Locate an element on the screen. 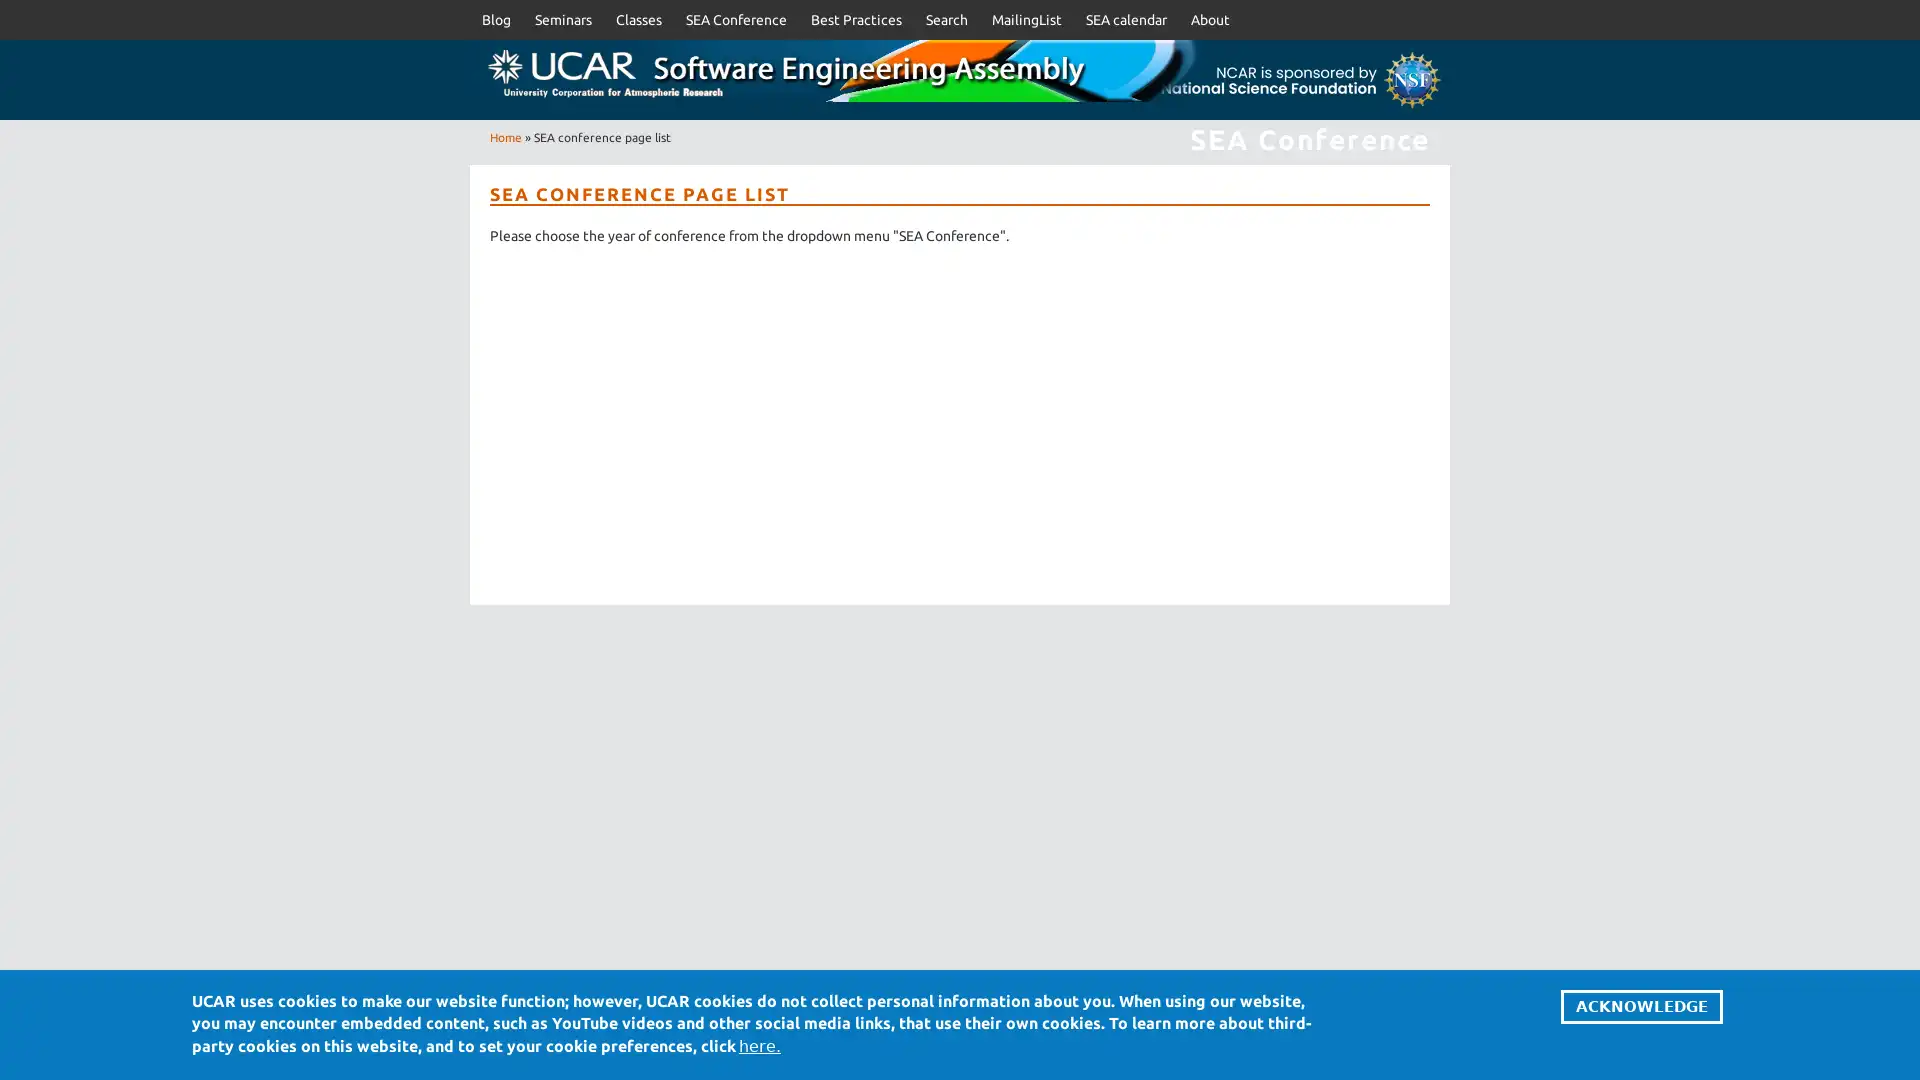 The height and width of the screenshot is (1080, 1920). ACKNOWLEDGE is located at coordinates (1641, 1006).